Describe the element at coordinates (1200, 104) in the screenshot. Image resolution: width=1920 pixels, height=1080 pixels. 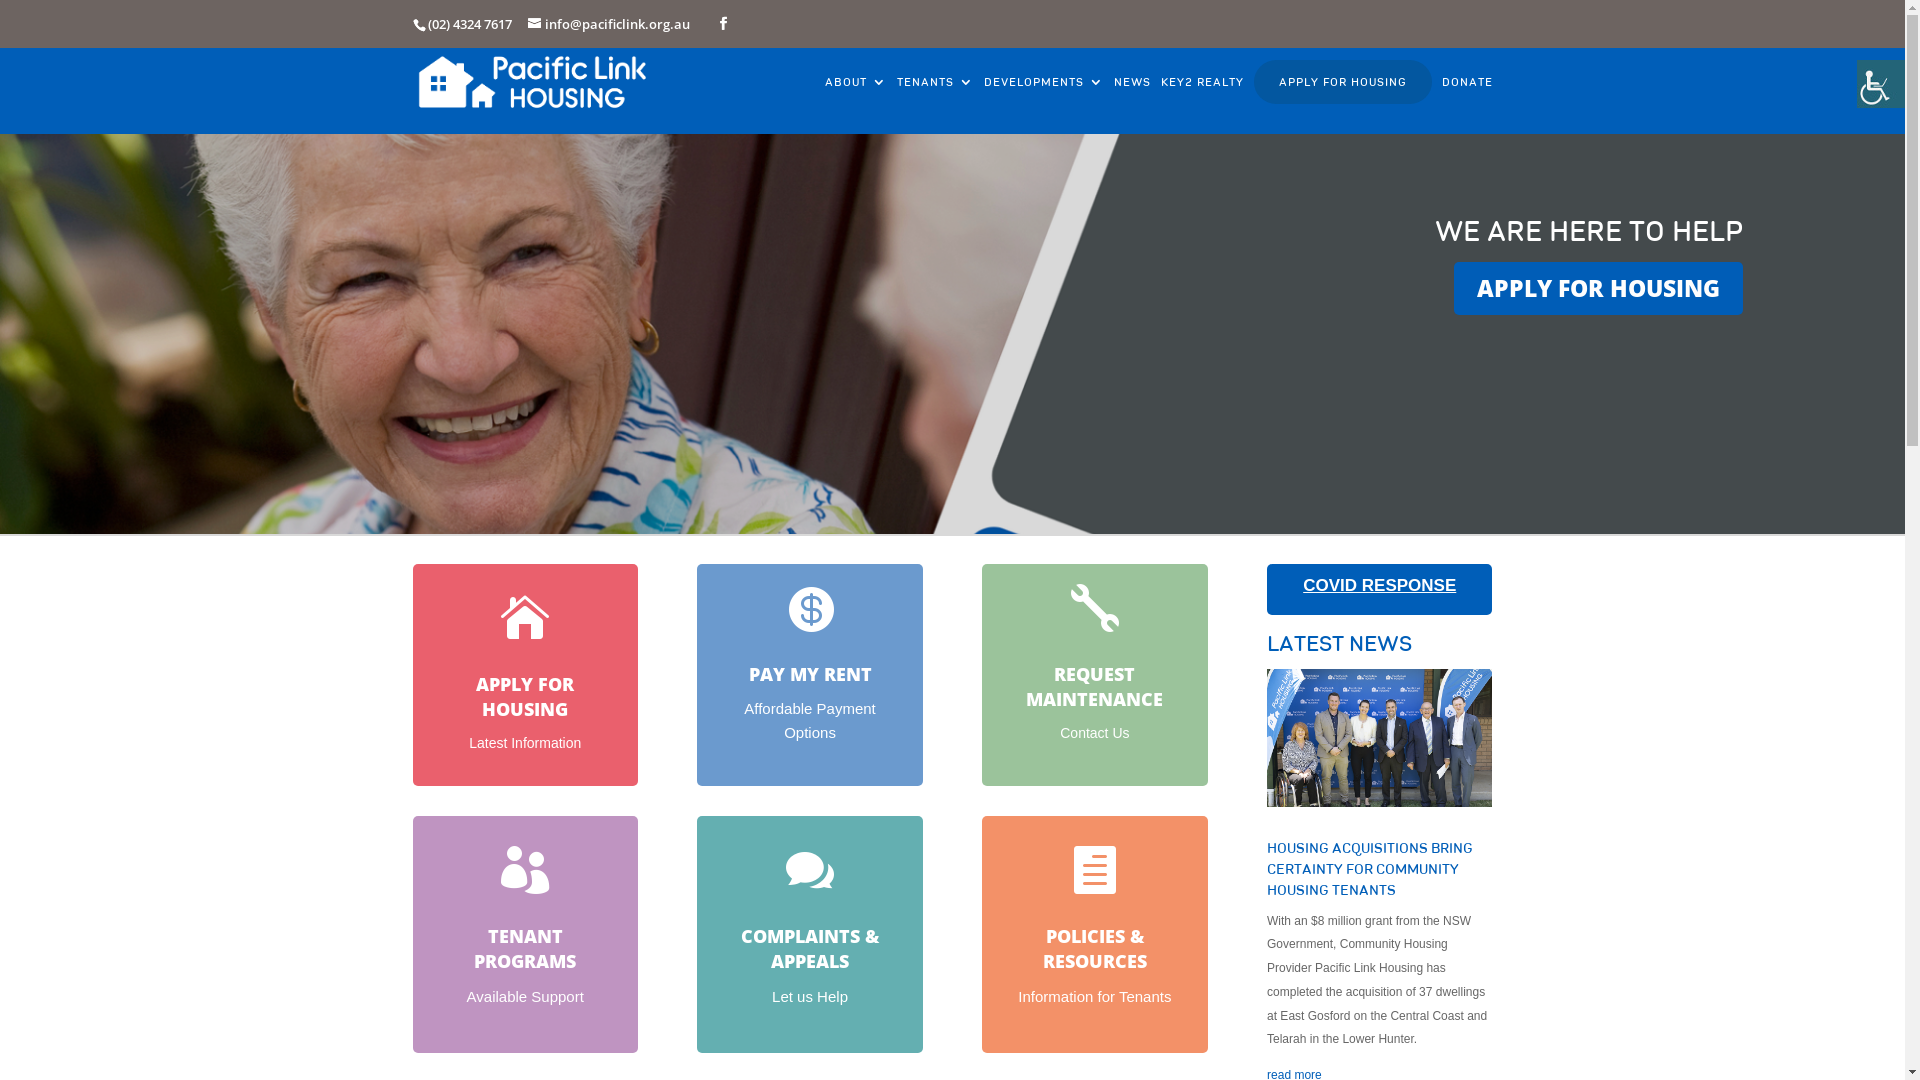
I see `'KEY2 REALTY'` at that location.